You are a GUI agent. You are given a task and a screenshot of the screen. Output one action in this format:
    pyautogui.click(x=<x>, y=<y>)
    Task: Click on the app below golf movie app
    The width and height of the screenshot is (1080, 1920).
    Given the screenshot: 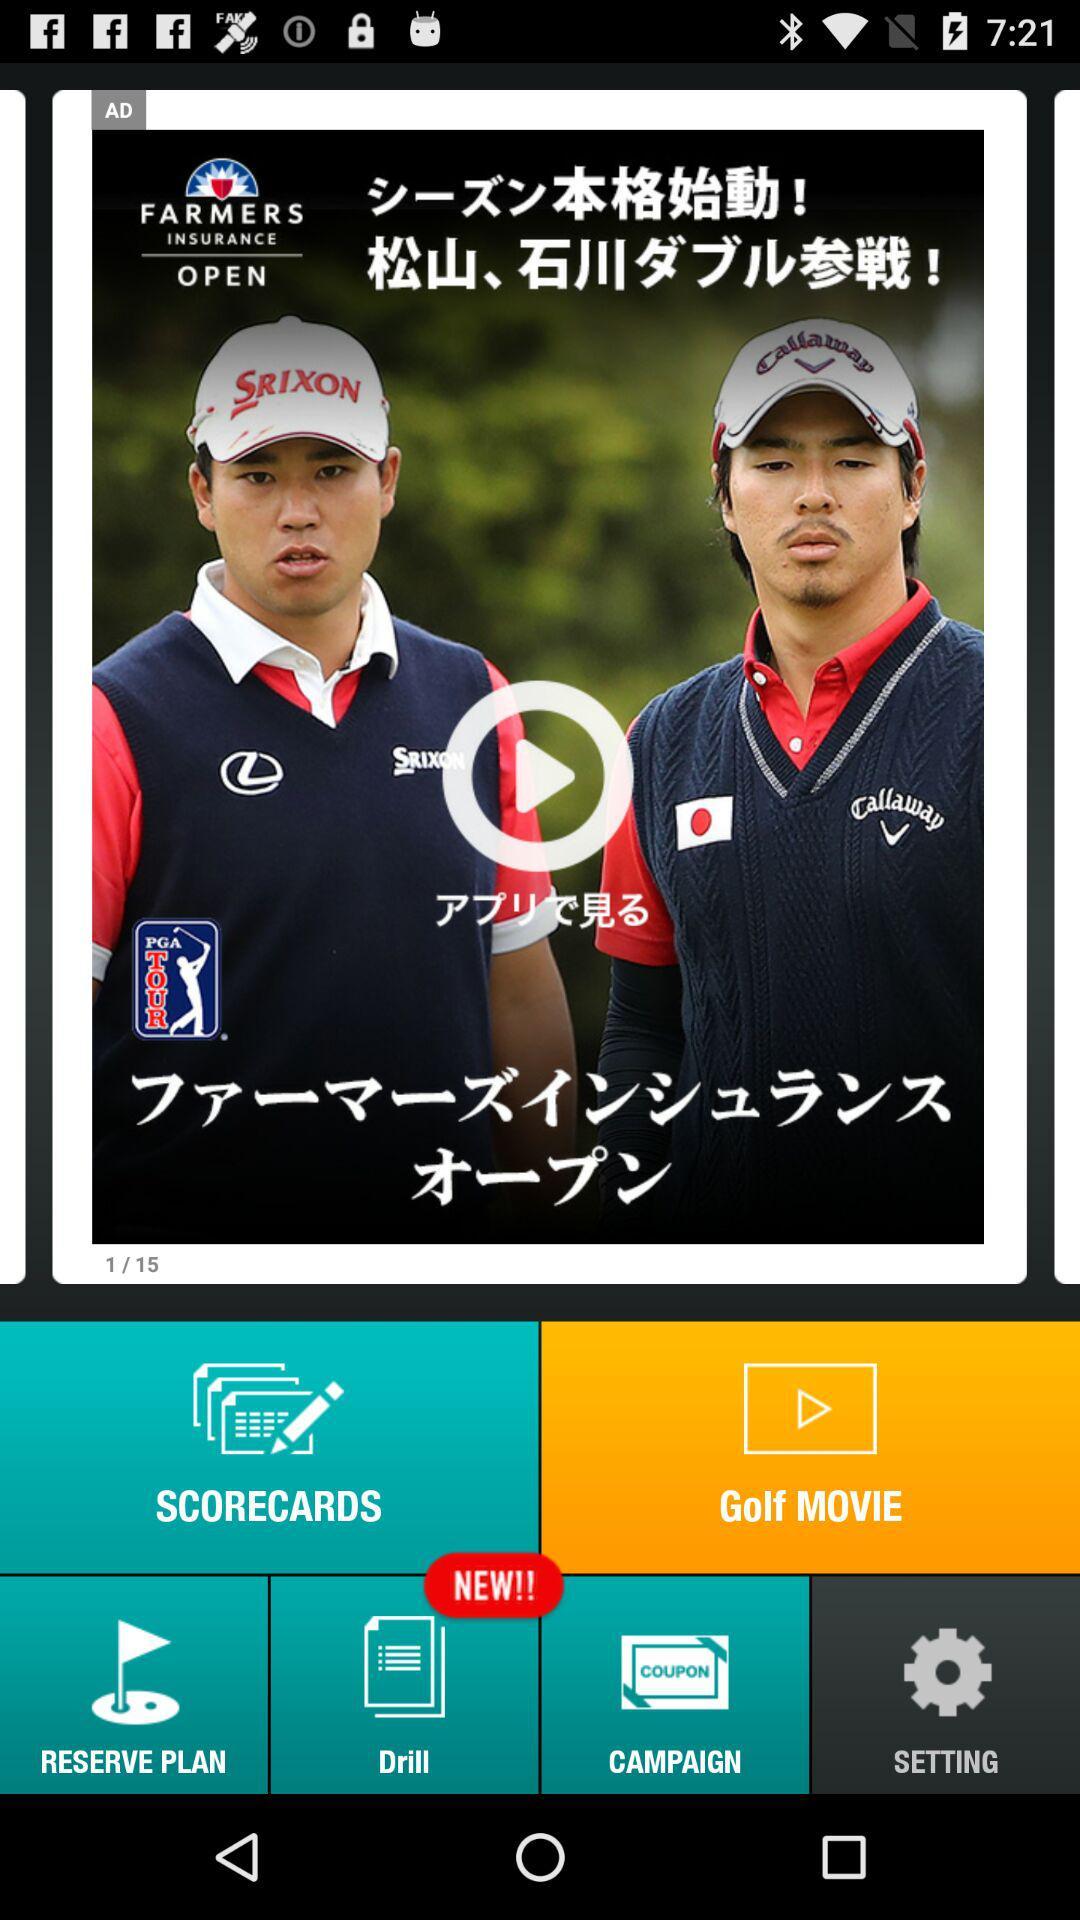 What is the action you would take?
    pyautogui.click(x=675, y=1684)
    